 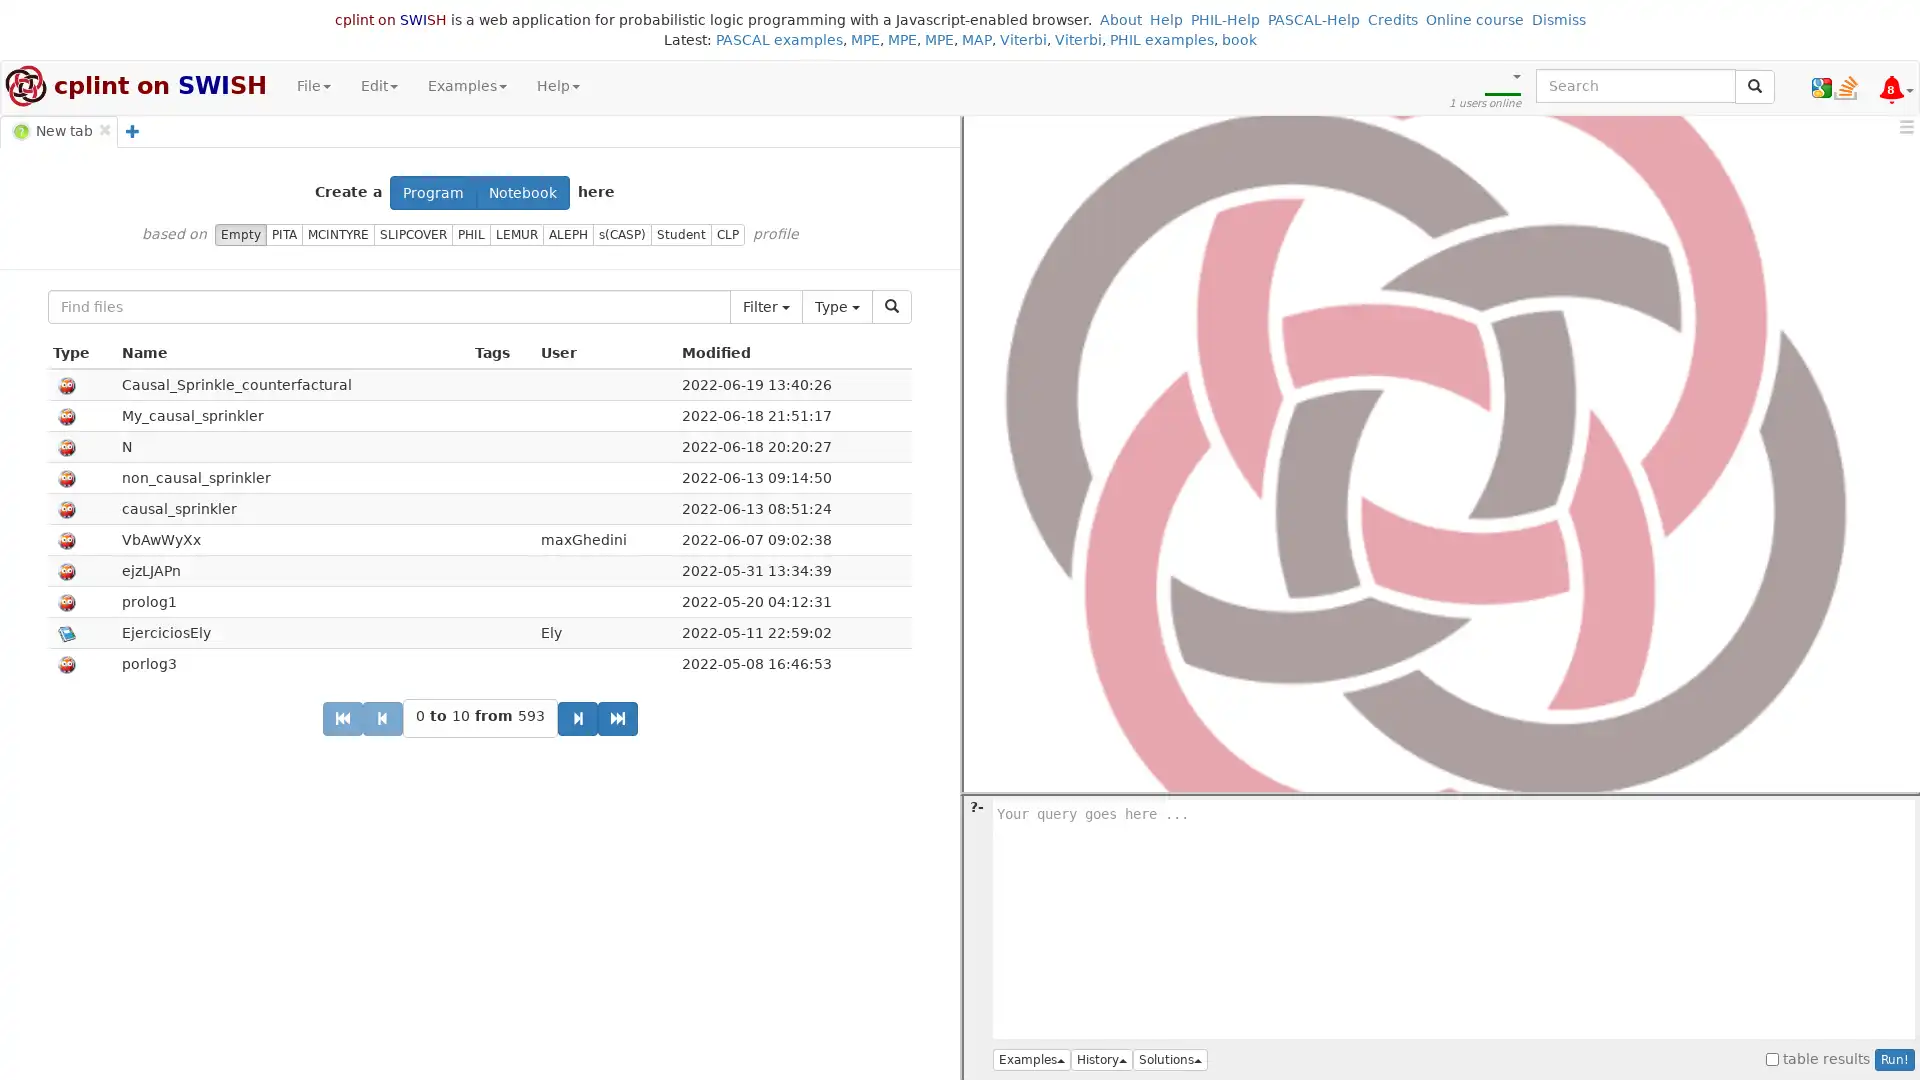 I want to click on Examples, so click(x=1032, y=1059).